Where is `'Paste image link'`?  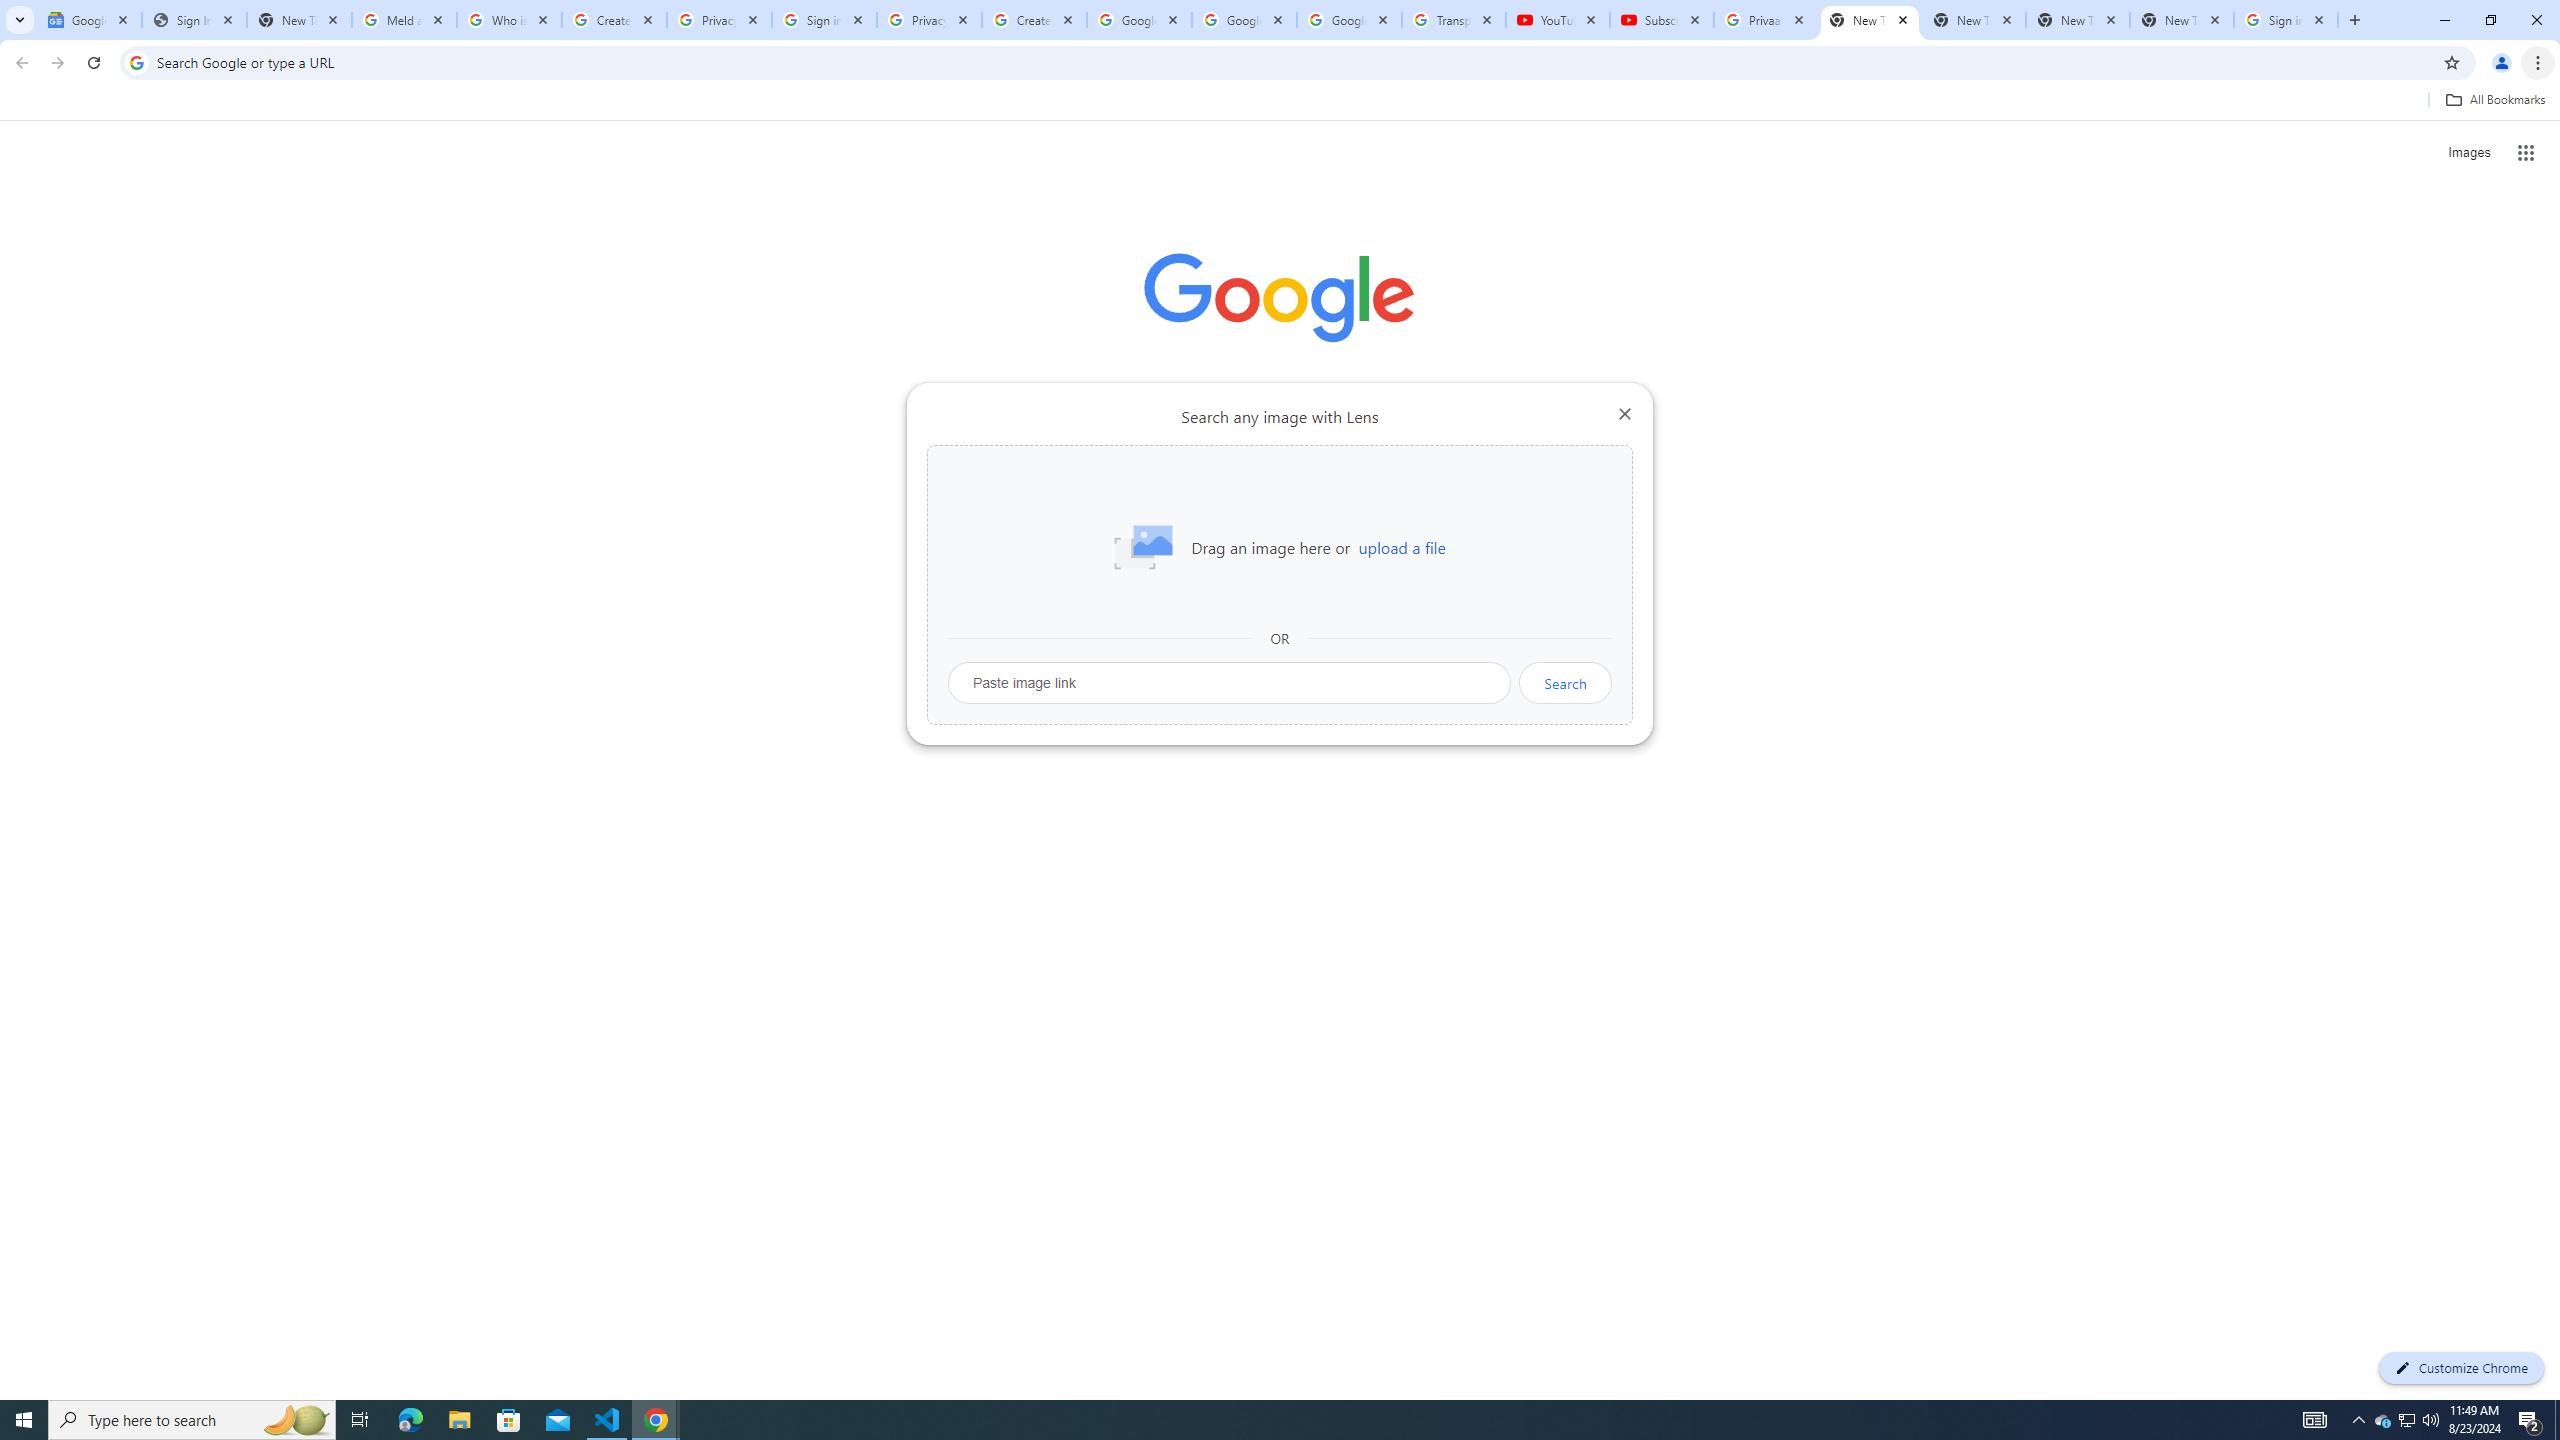
'Paste image link' is located at coordinates (1230, 682).